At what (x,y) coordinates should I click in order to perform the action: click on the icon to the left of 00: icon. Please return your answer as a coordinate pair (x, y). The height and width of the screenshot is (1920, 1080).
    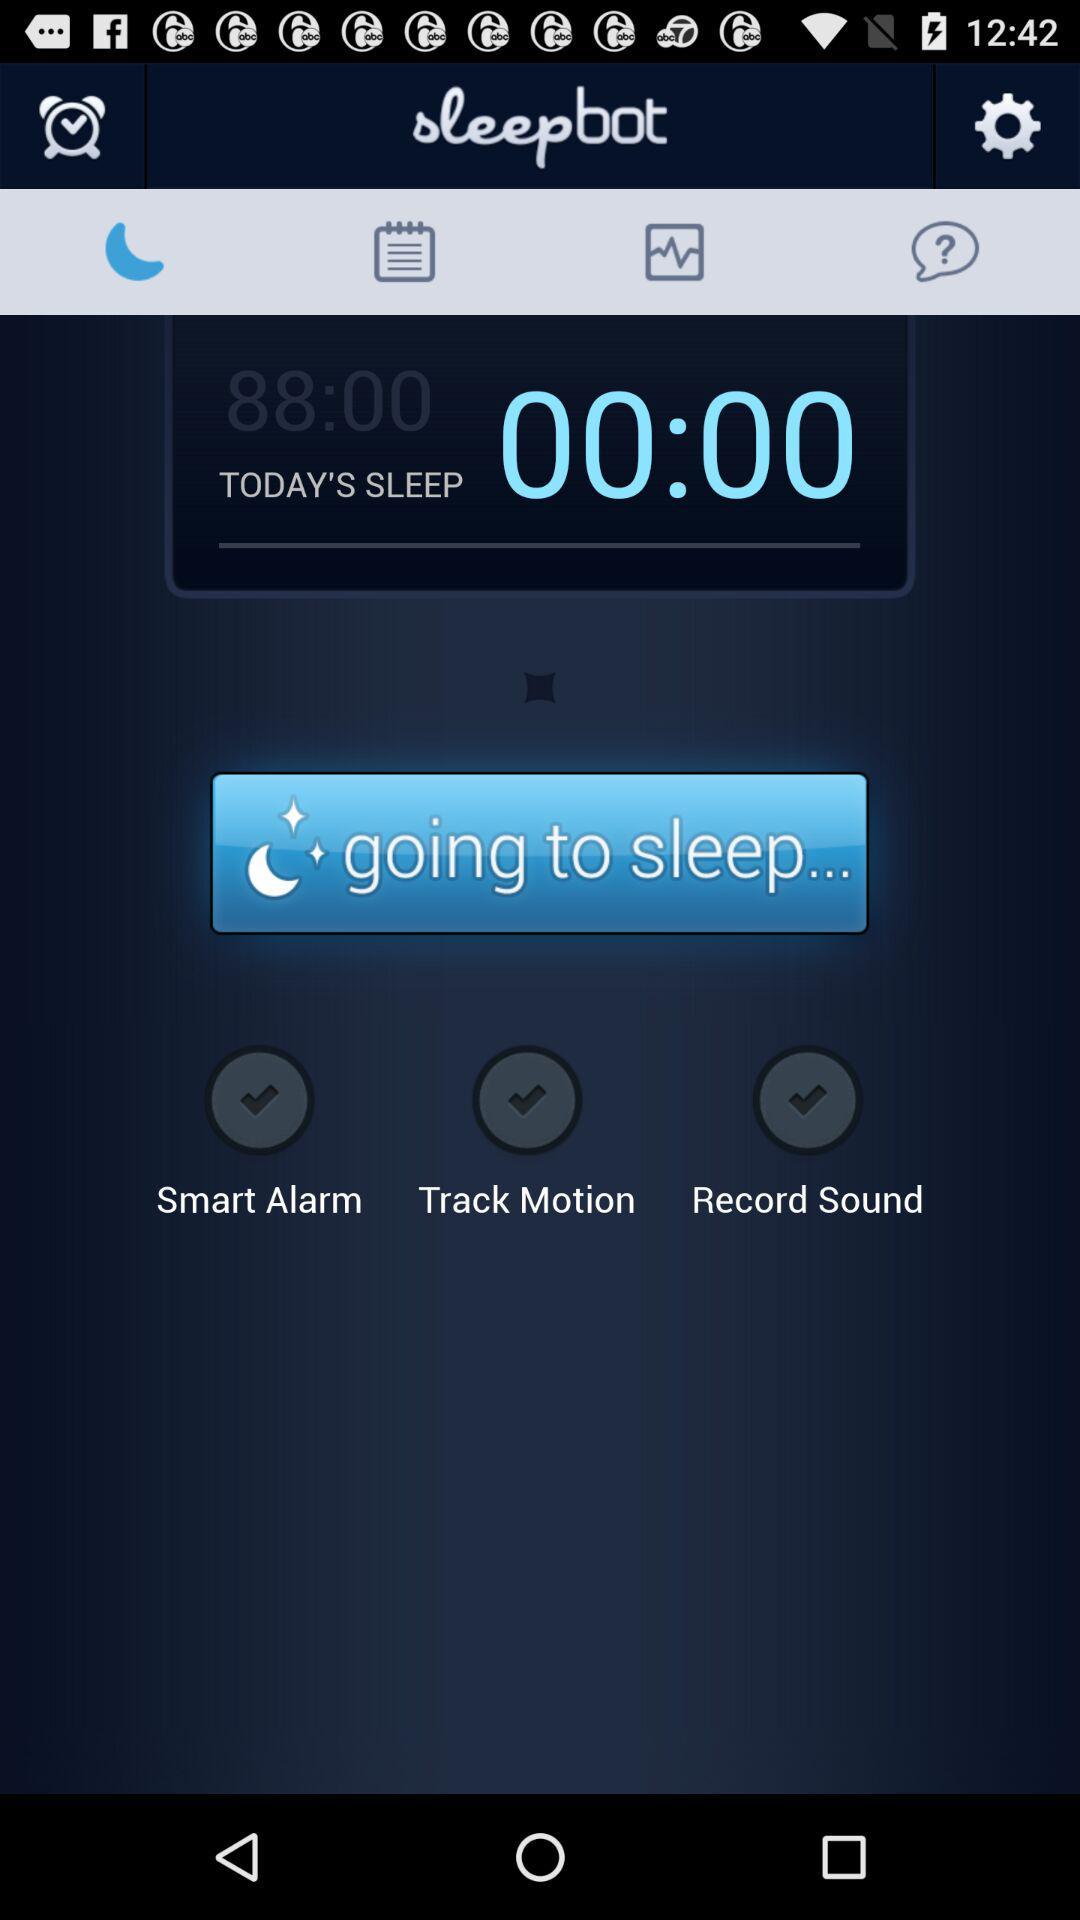
    Looking at the image, I should click on (356, 483).